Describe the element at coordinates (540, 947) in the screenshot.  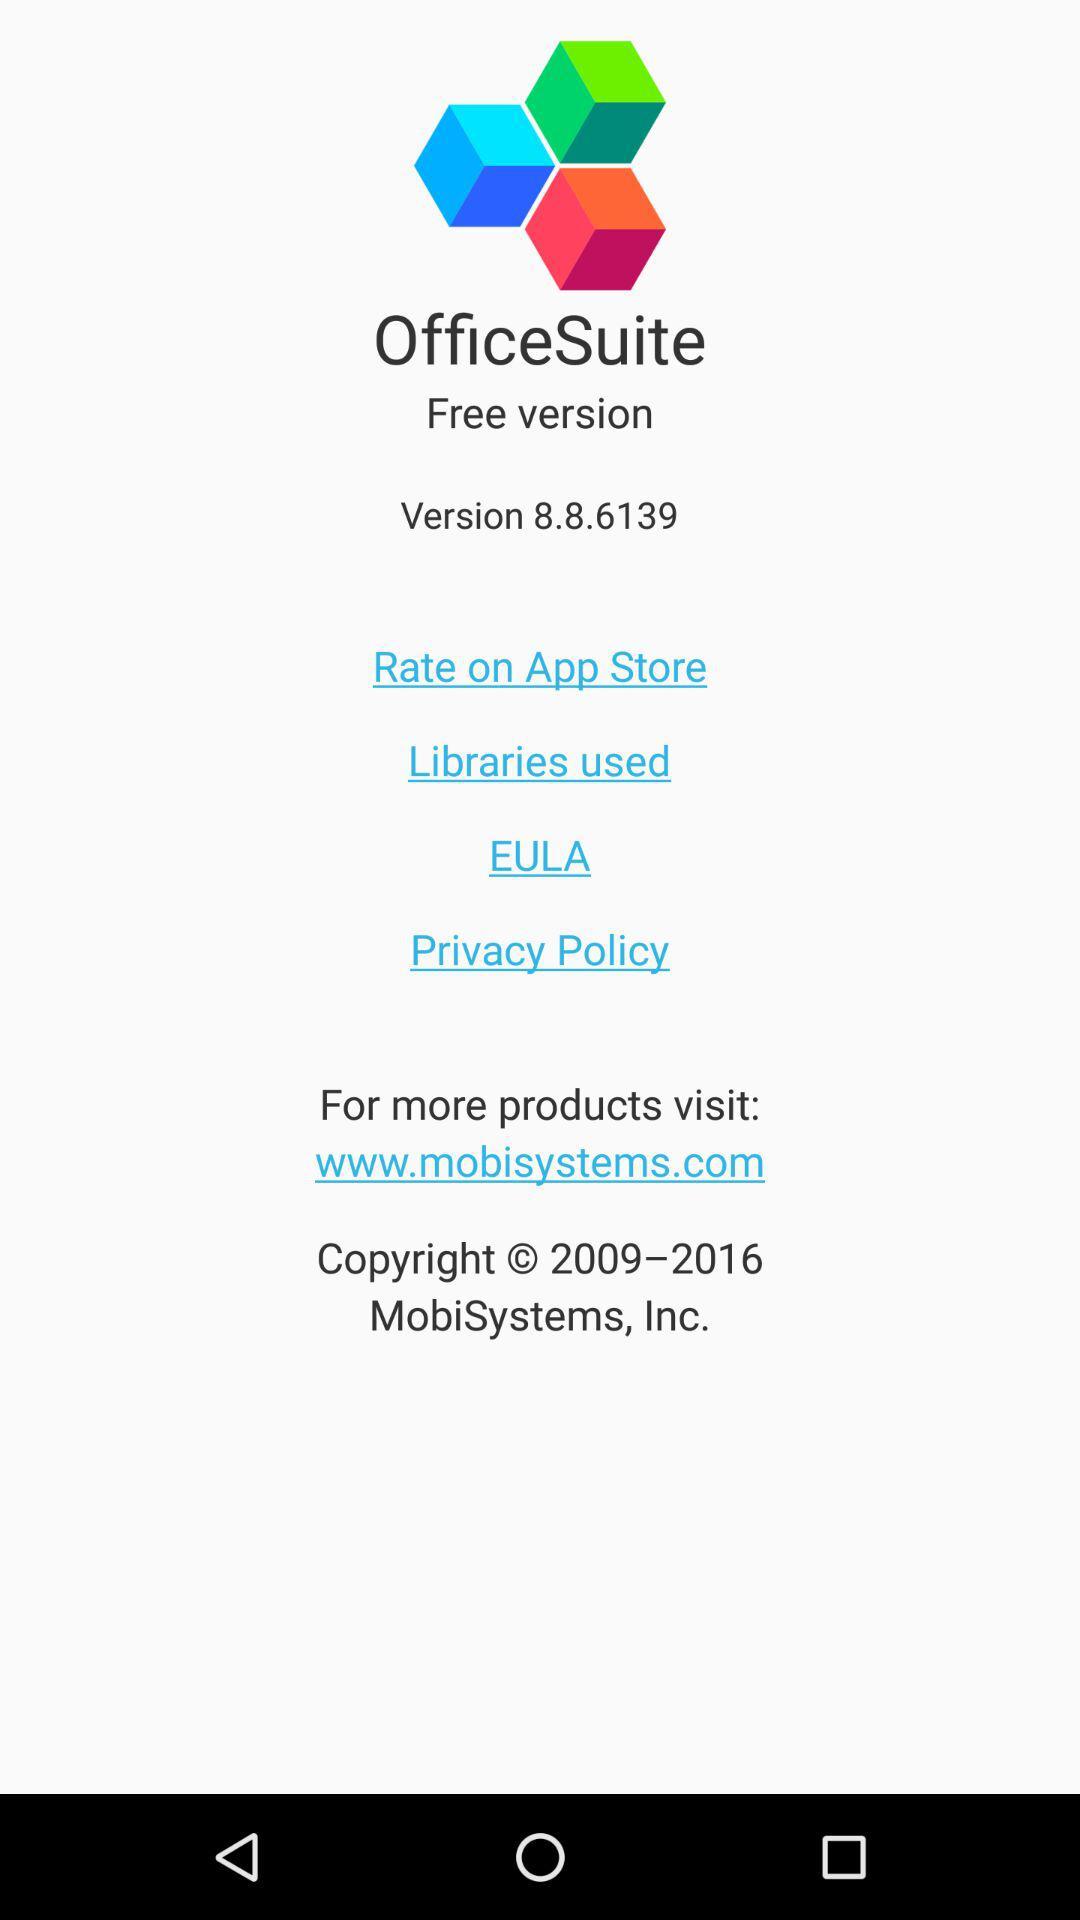
I see `icon below the eula` at that location.